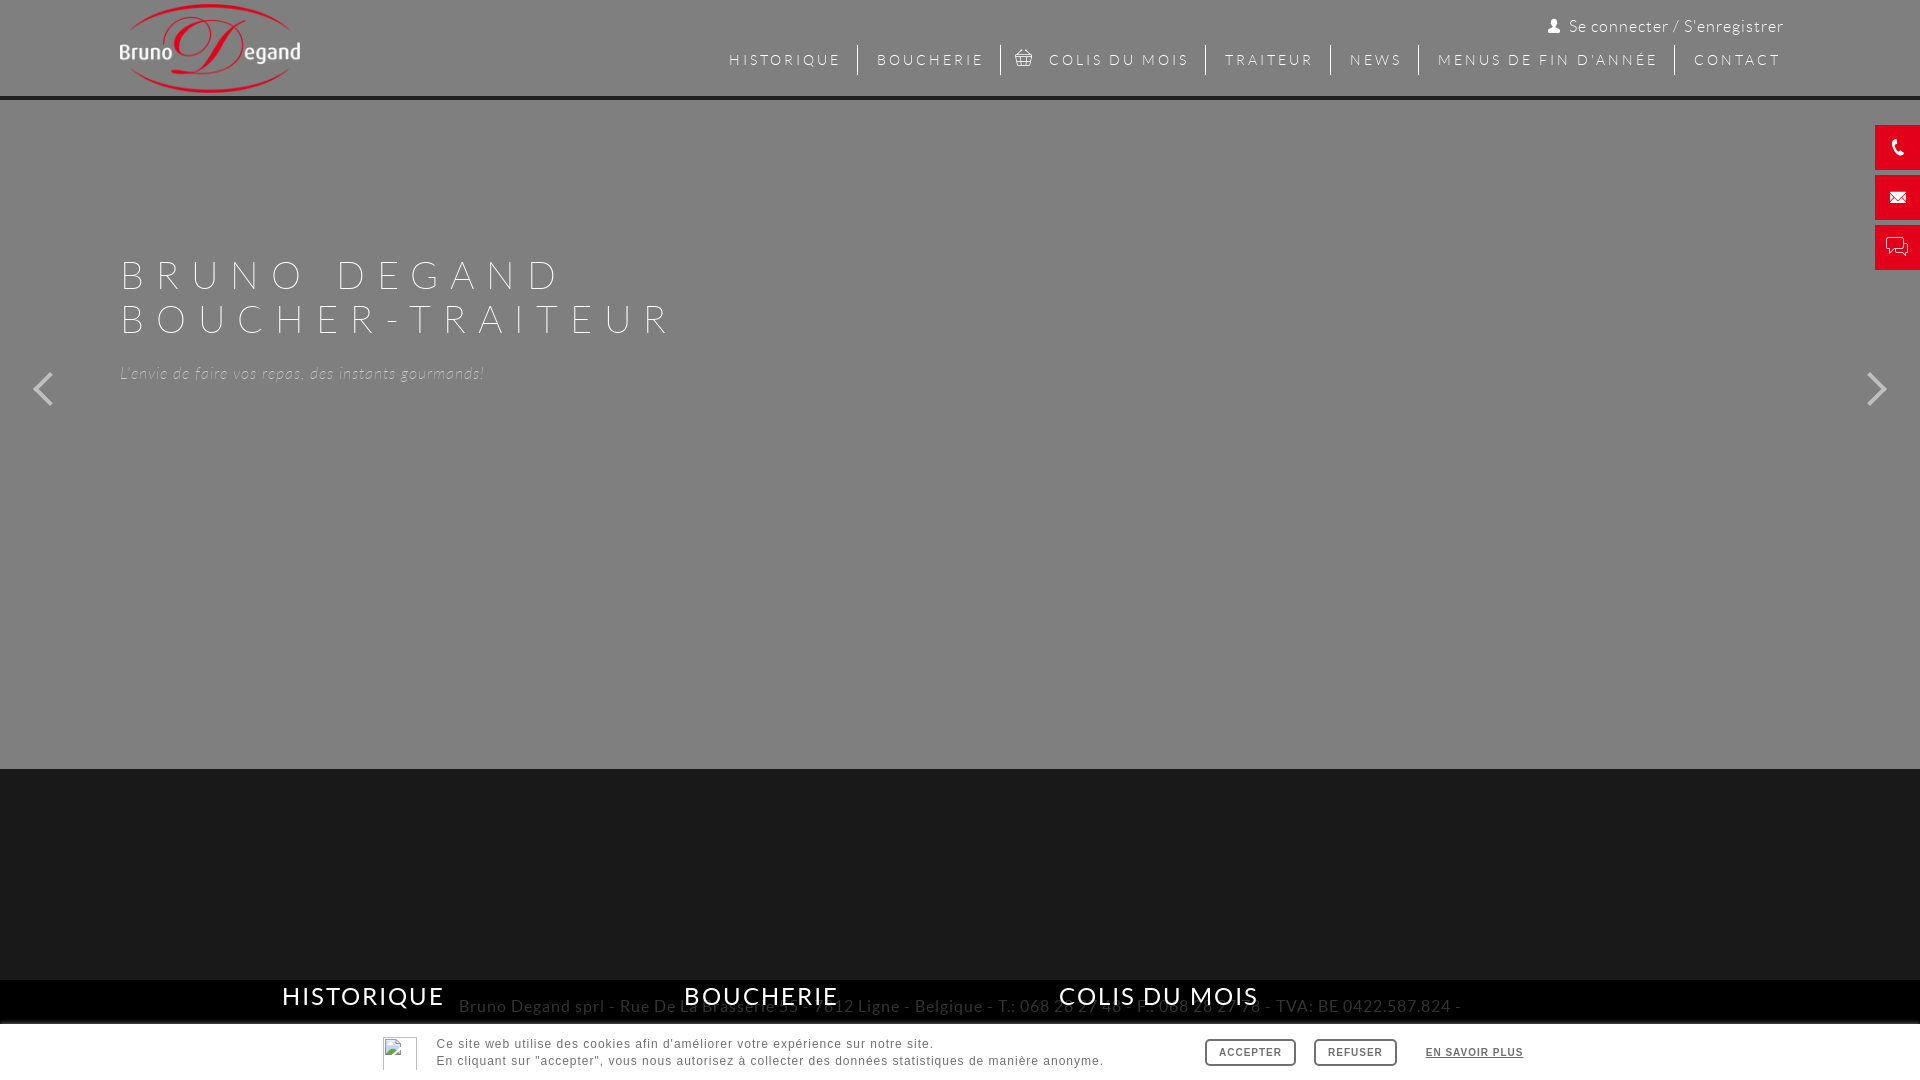  I want to click on 'CONTACT', so click(1736, 59).